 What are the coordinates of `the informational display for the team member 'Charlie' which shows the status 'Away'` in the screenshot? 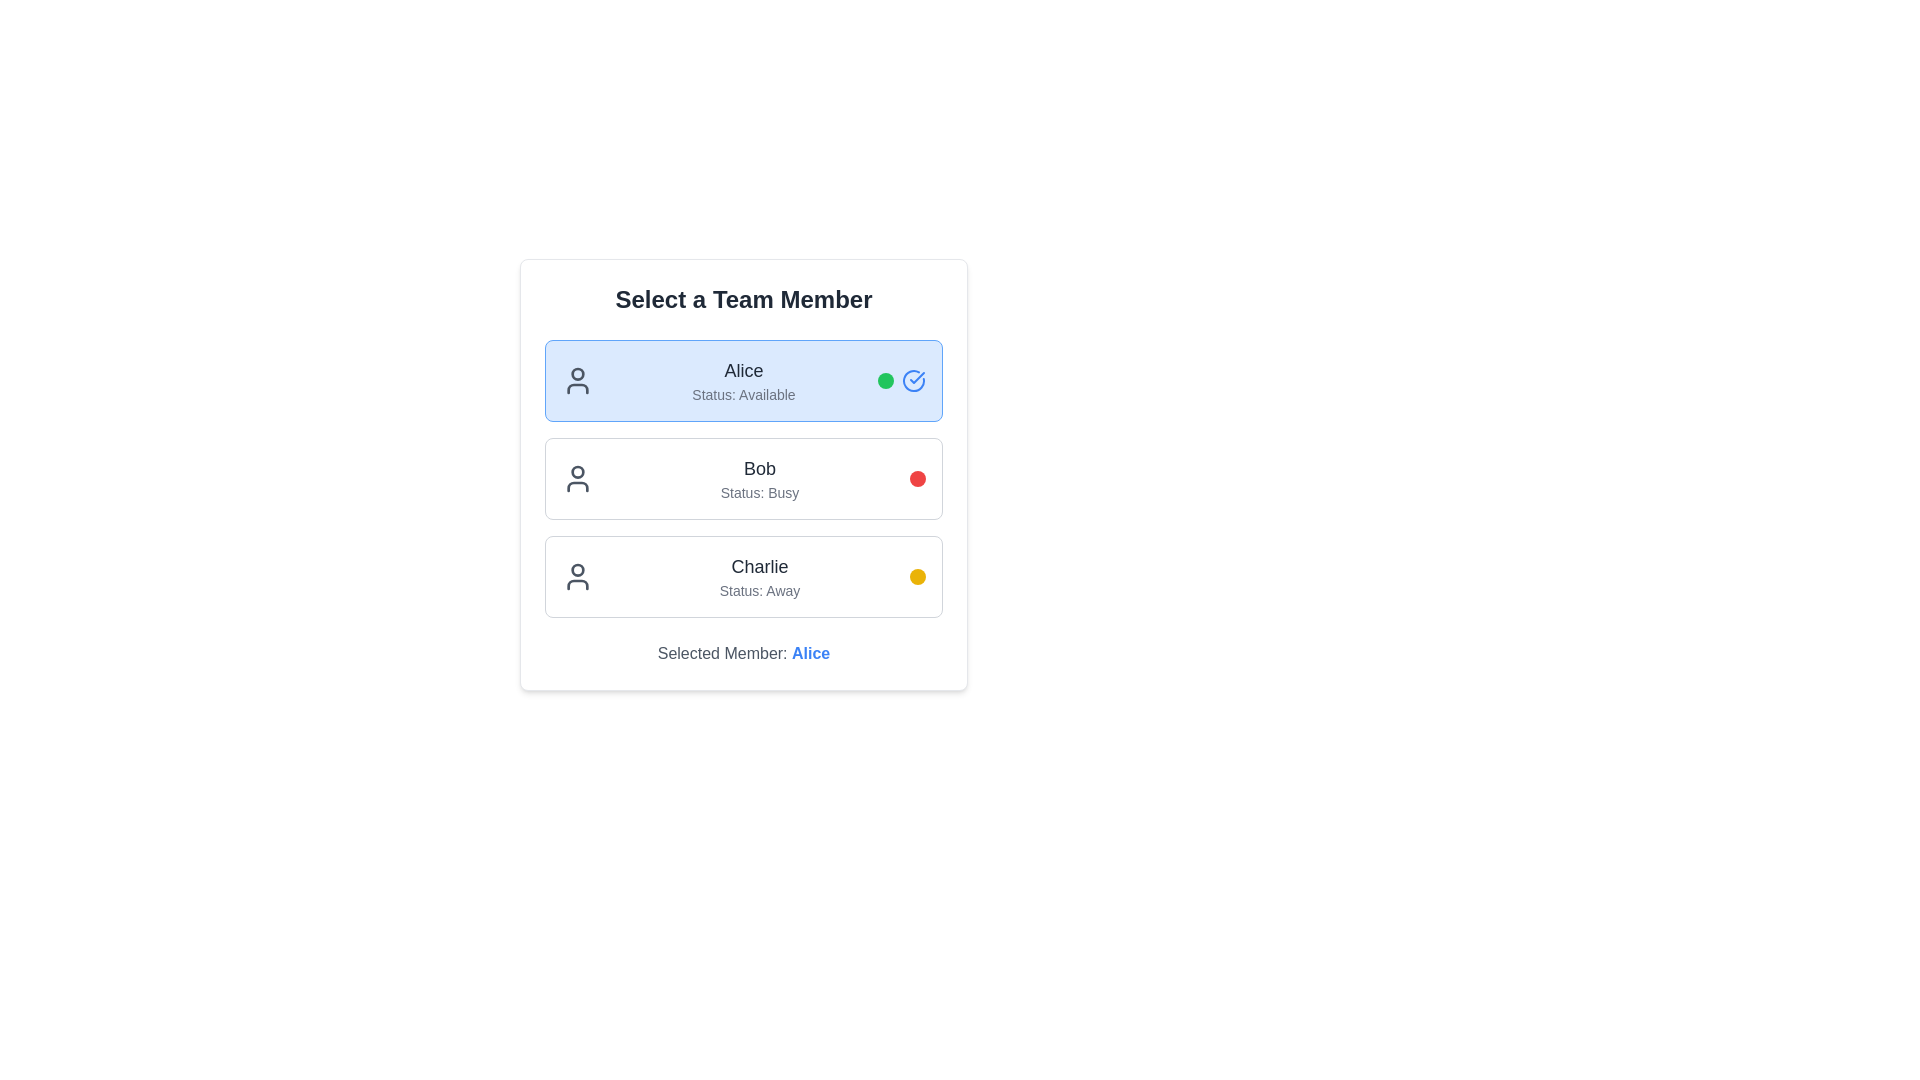 It's located at (758, 577).